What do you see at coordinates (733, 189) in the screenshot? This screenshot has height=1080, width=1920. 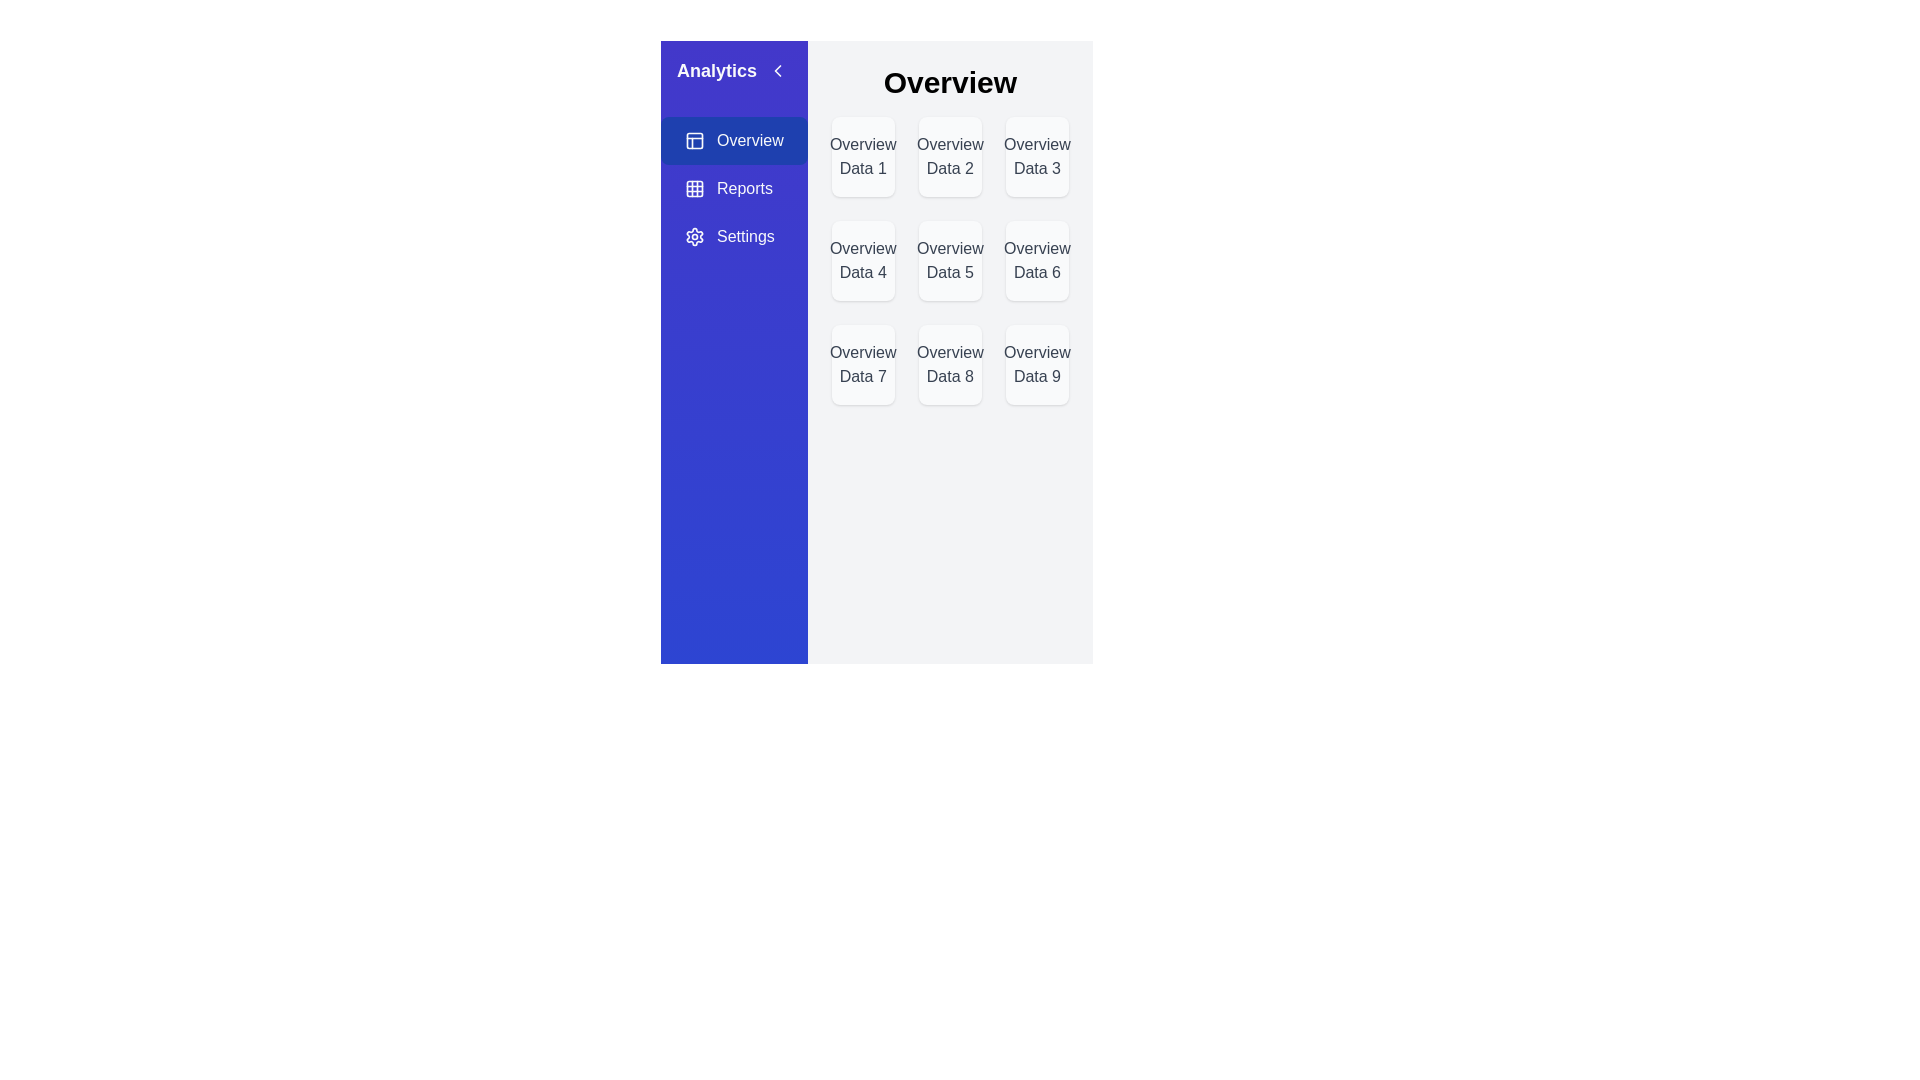 I see `the Reports view by clicking on the corresponding sidebar option` at bounding box center [733, 189].